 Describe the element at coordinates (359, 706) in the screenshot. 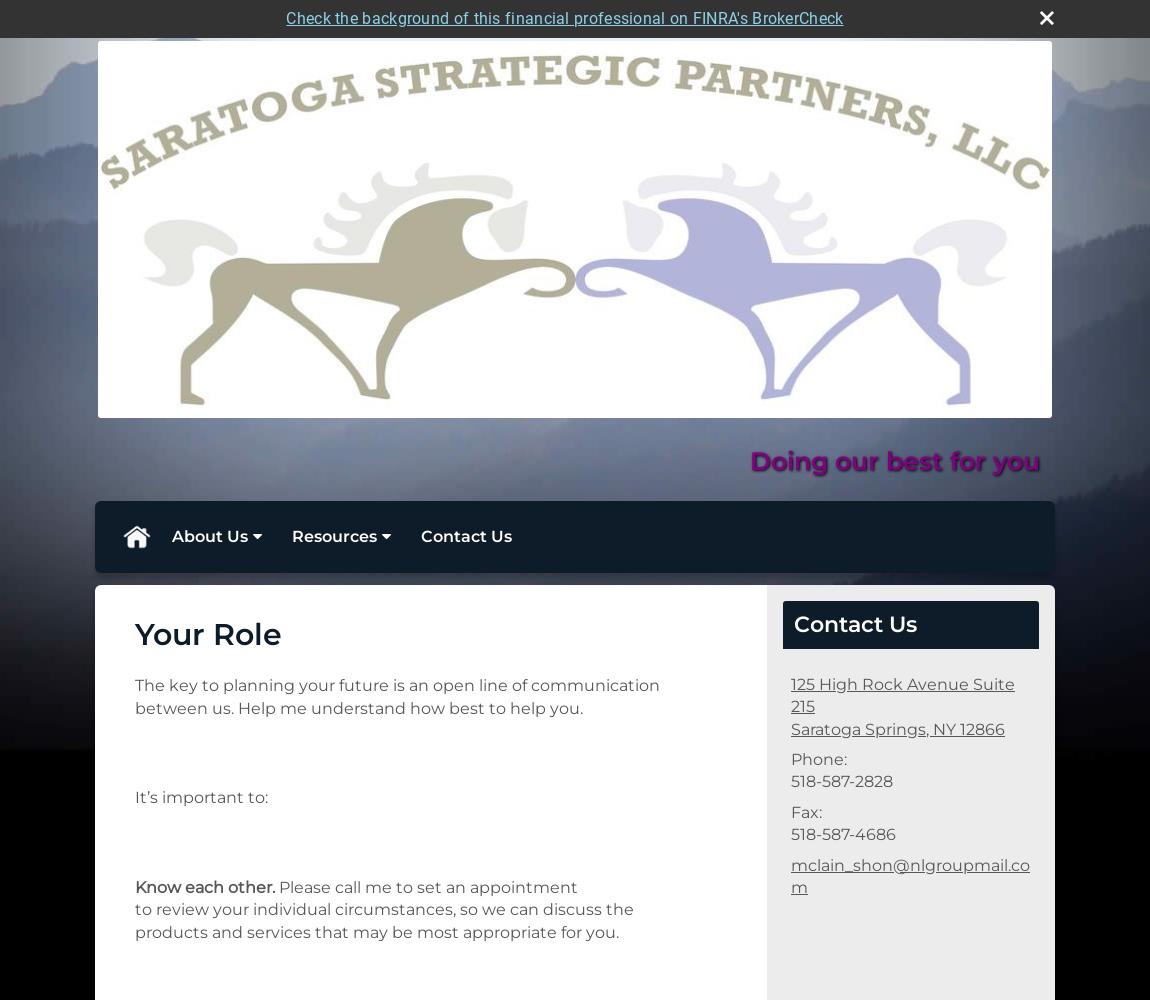

I see `'between us. Help me understand how best to help you.'` at that location.